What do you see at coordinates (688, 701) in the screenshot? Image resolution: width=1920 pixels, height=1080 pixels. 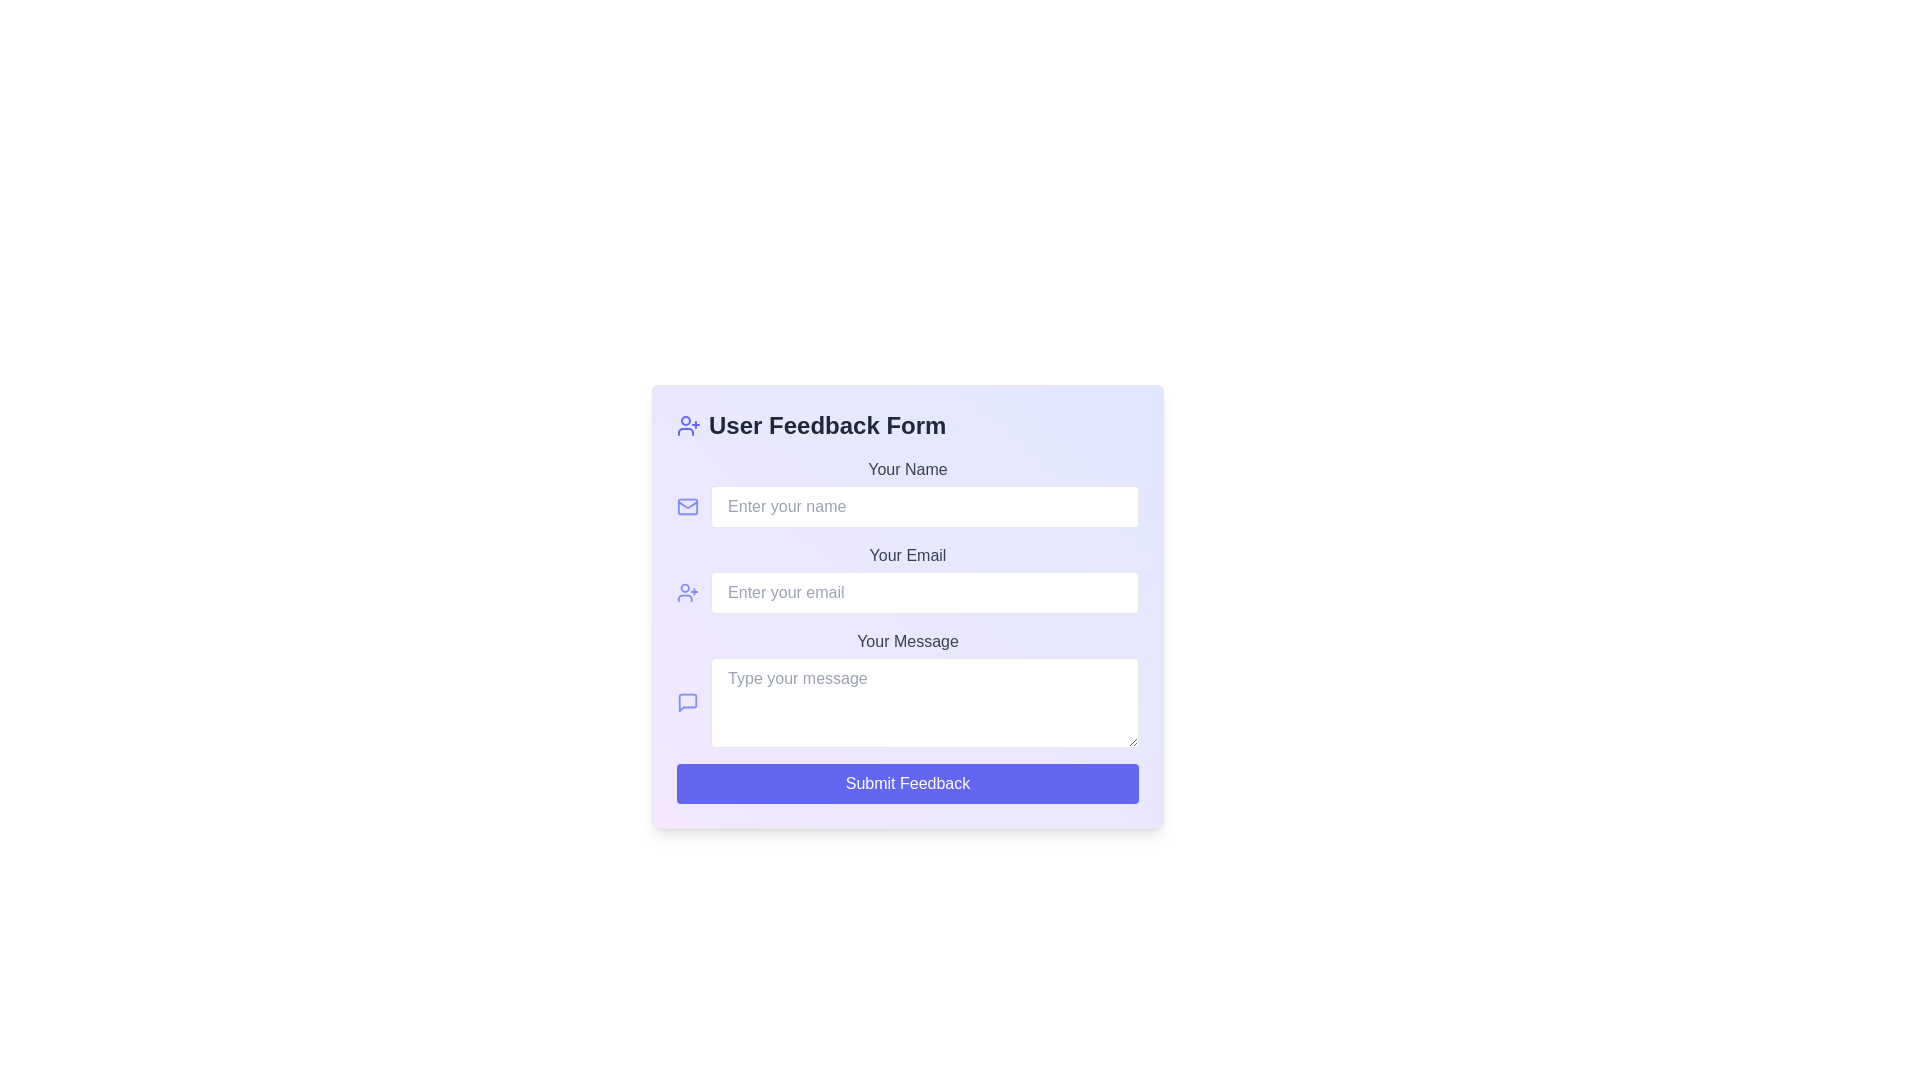 I see `the message composition icon located to the left of the 'Your Message' text field in the feedback form` at bounding box center [688, 701].